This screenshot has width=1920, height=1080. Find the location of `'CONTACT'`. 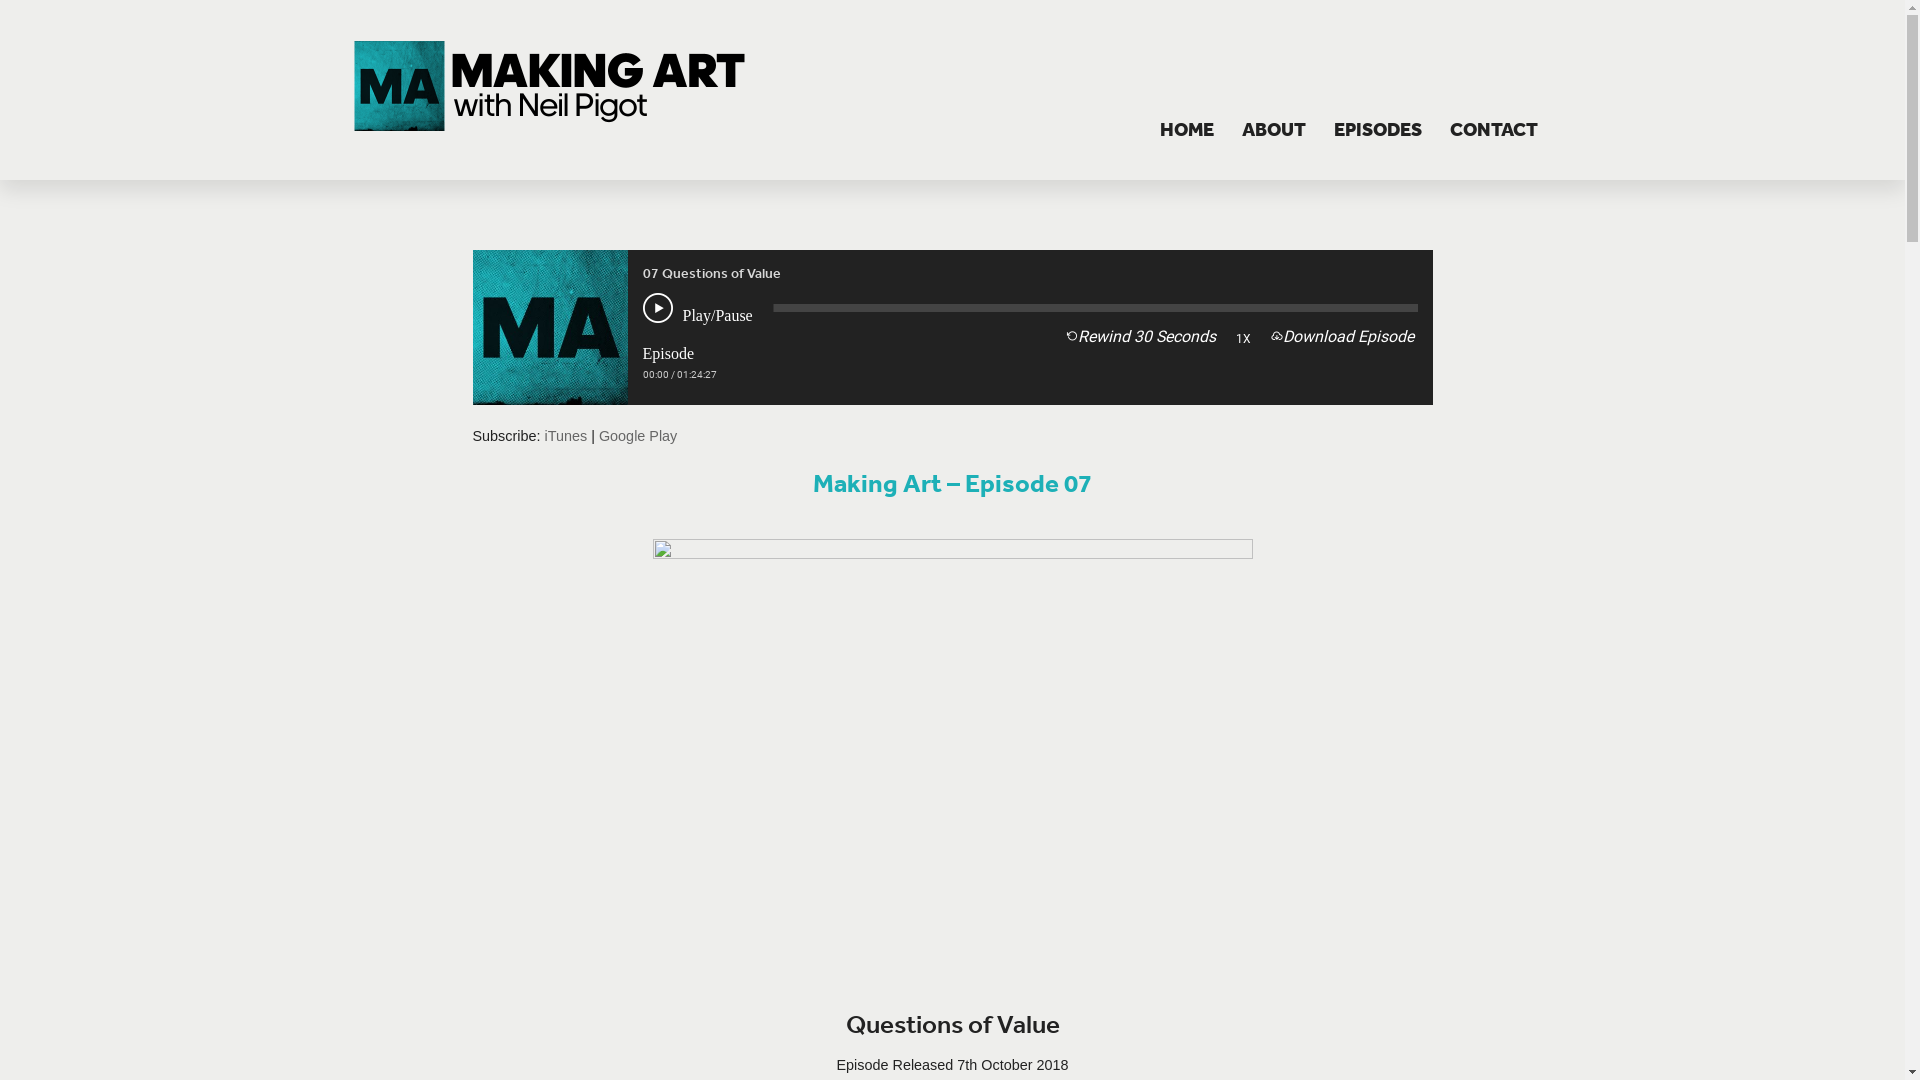

'CONTACT' is located at coordinates (1493, 129).